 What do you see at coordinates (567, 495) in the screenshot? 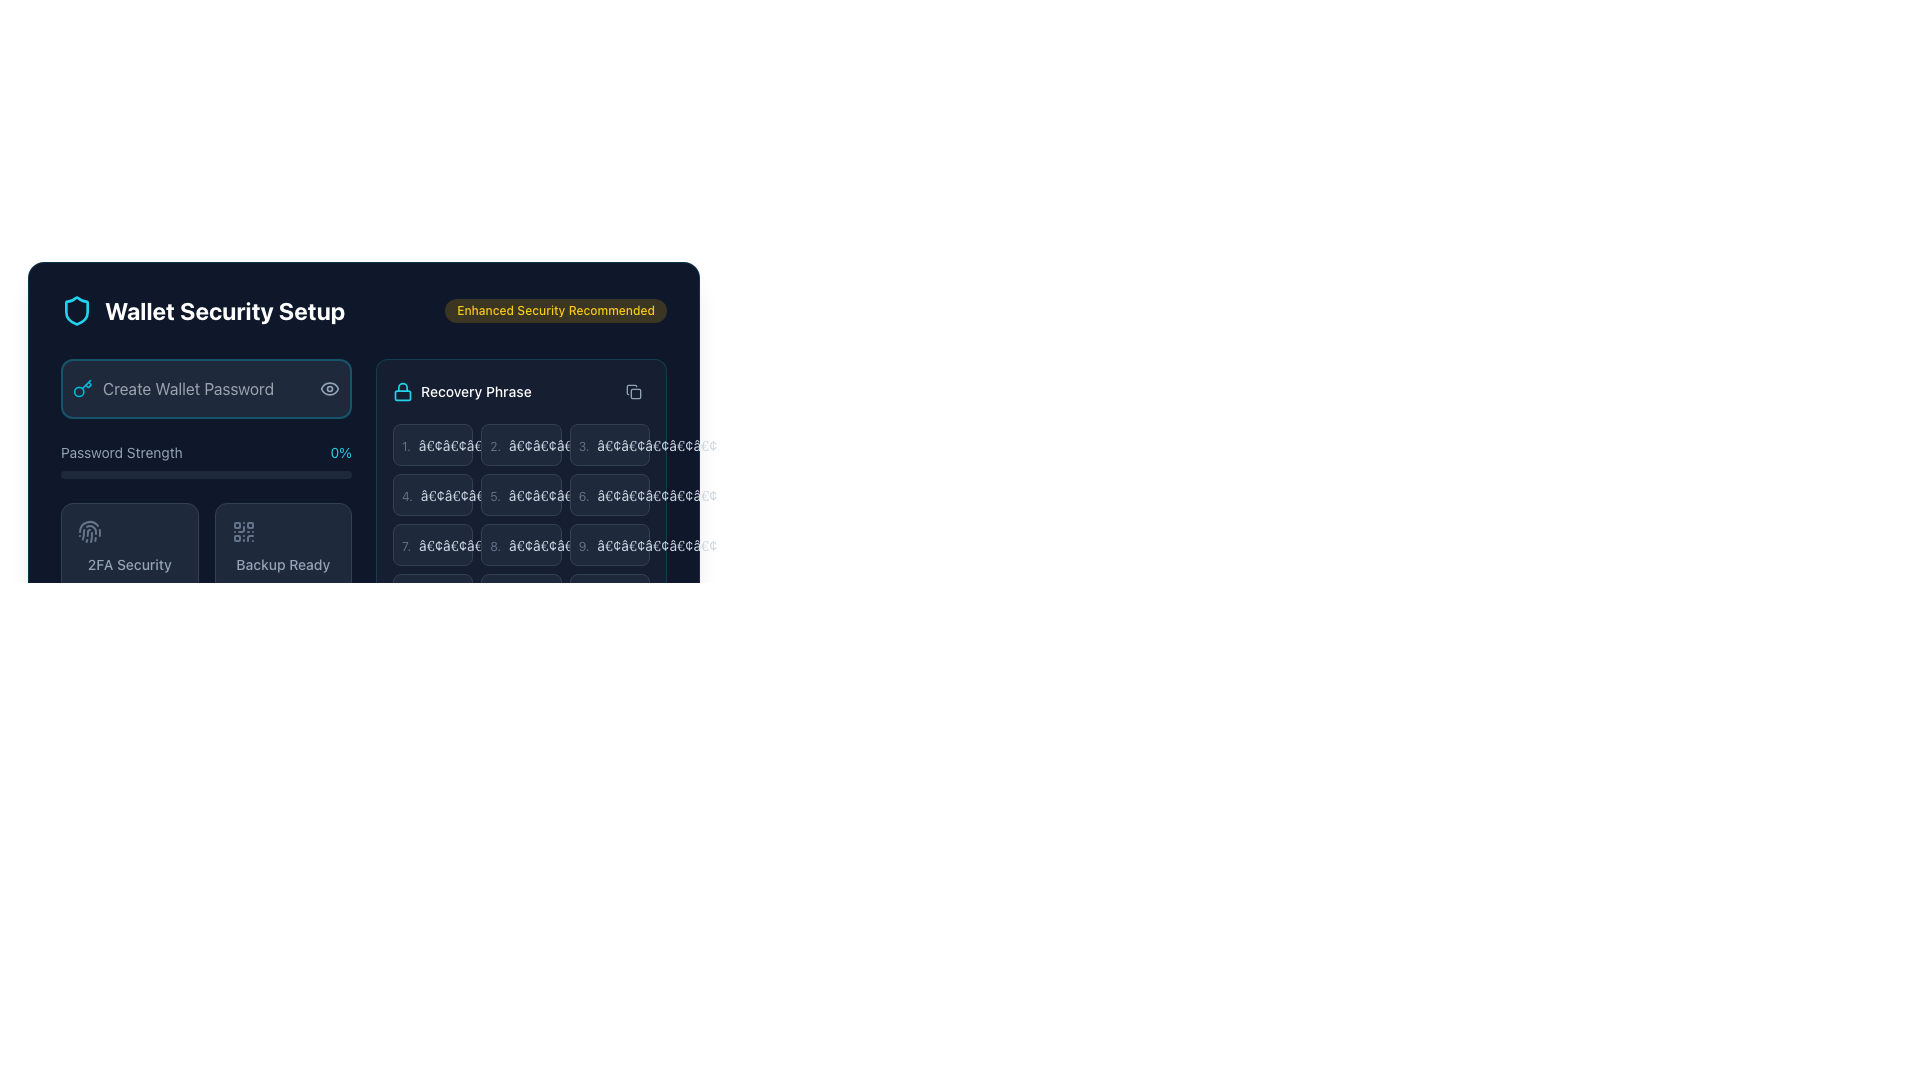
I see `the second placeholder text element in the recovery phrase grid under the 'Recovery Phrase' section to interact or edit it` at bounding box center [567, 495].